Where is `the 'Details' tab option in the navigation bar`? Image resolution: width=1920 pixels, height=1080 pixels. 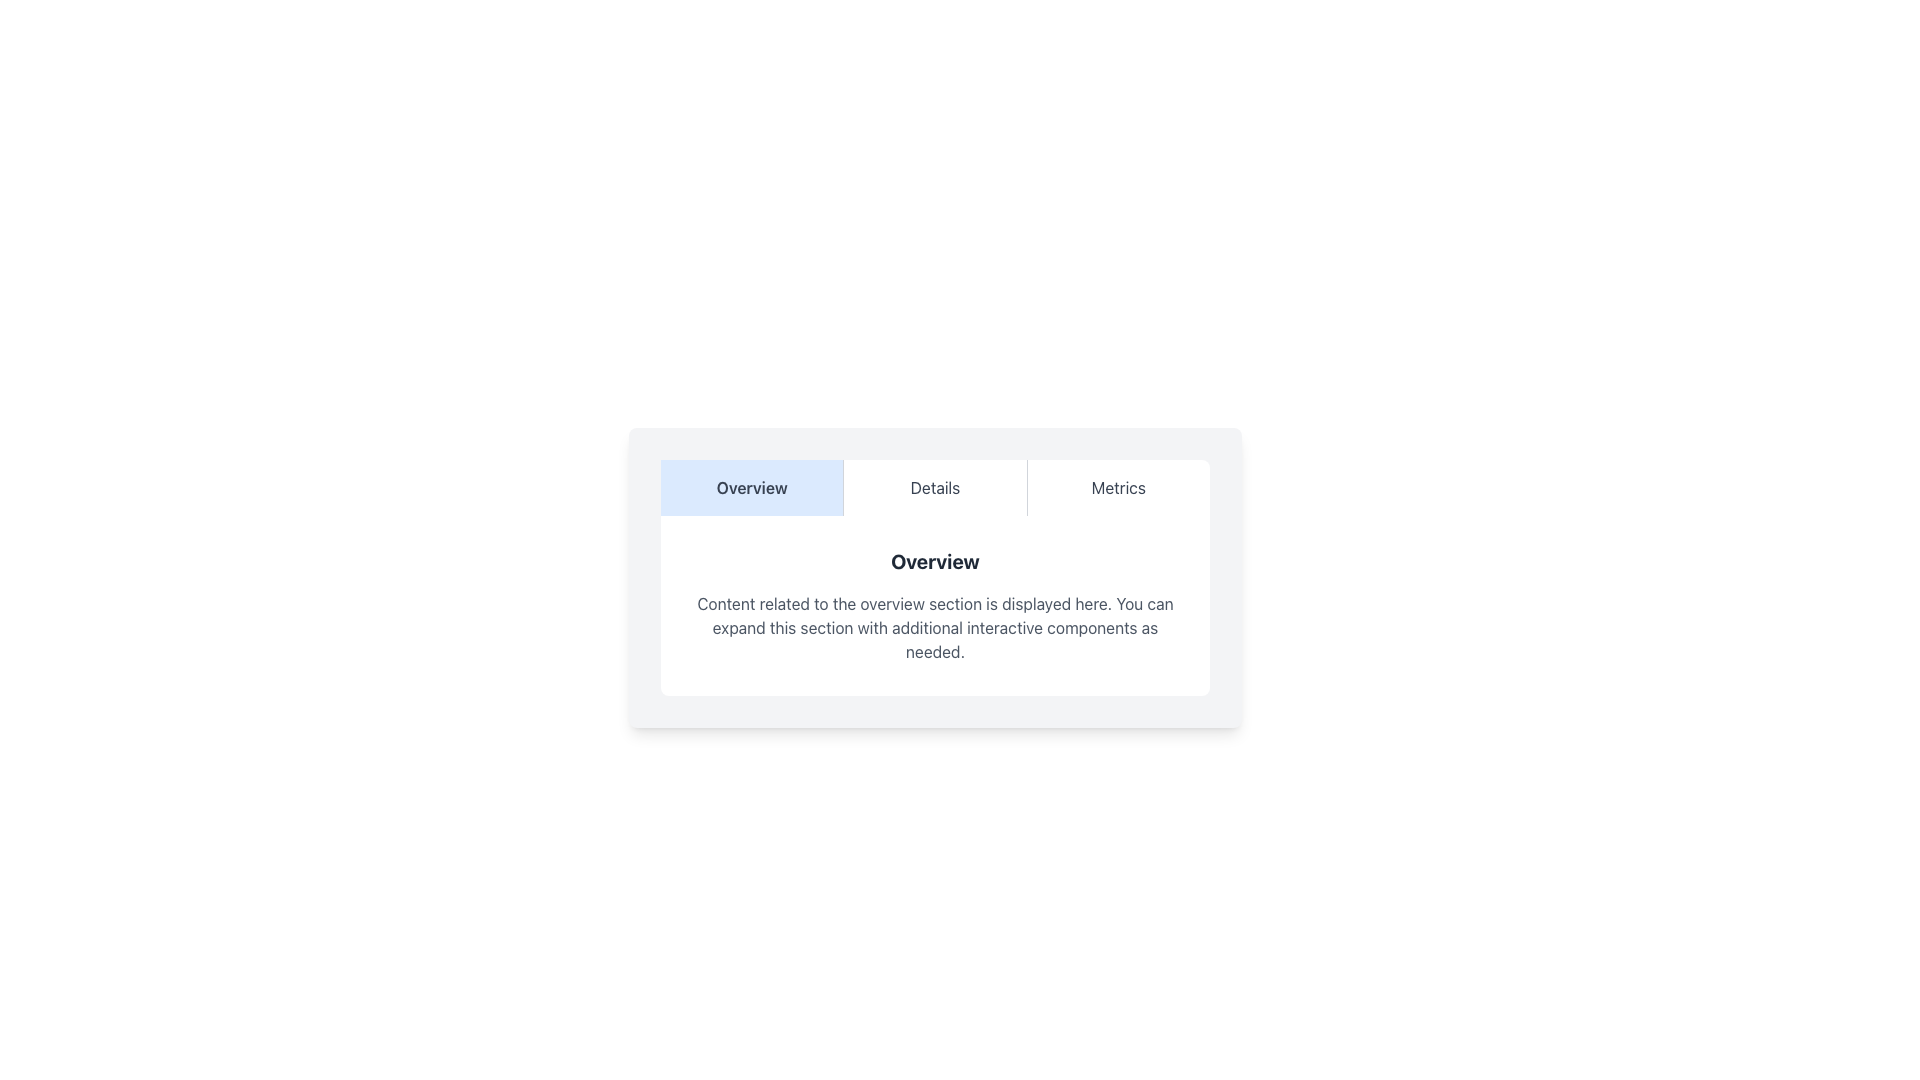 the 'Details' tab option in the navigation bar is located at coordinates (934, 488).